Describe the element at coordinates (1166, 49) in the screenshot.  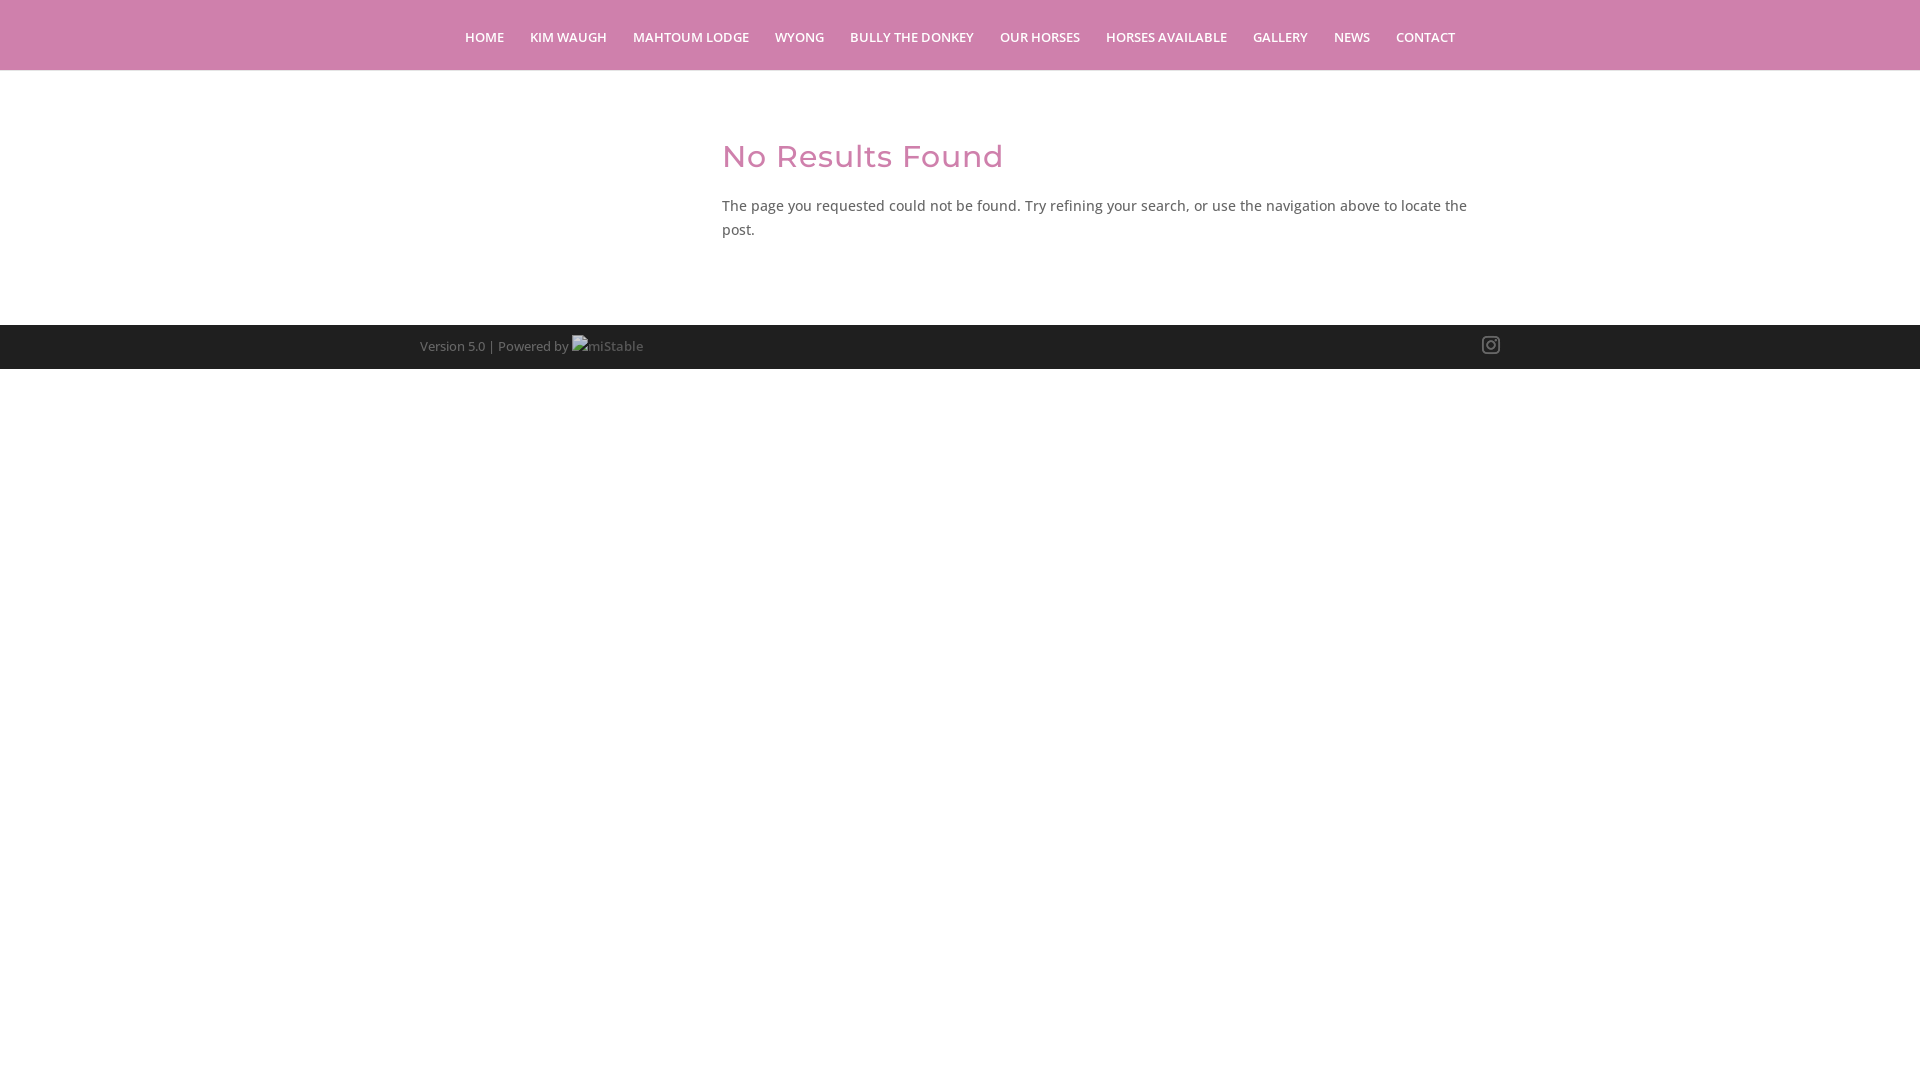
I see `'HORSES AVAILABLE'` at that location.